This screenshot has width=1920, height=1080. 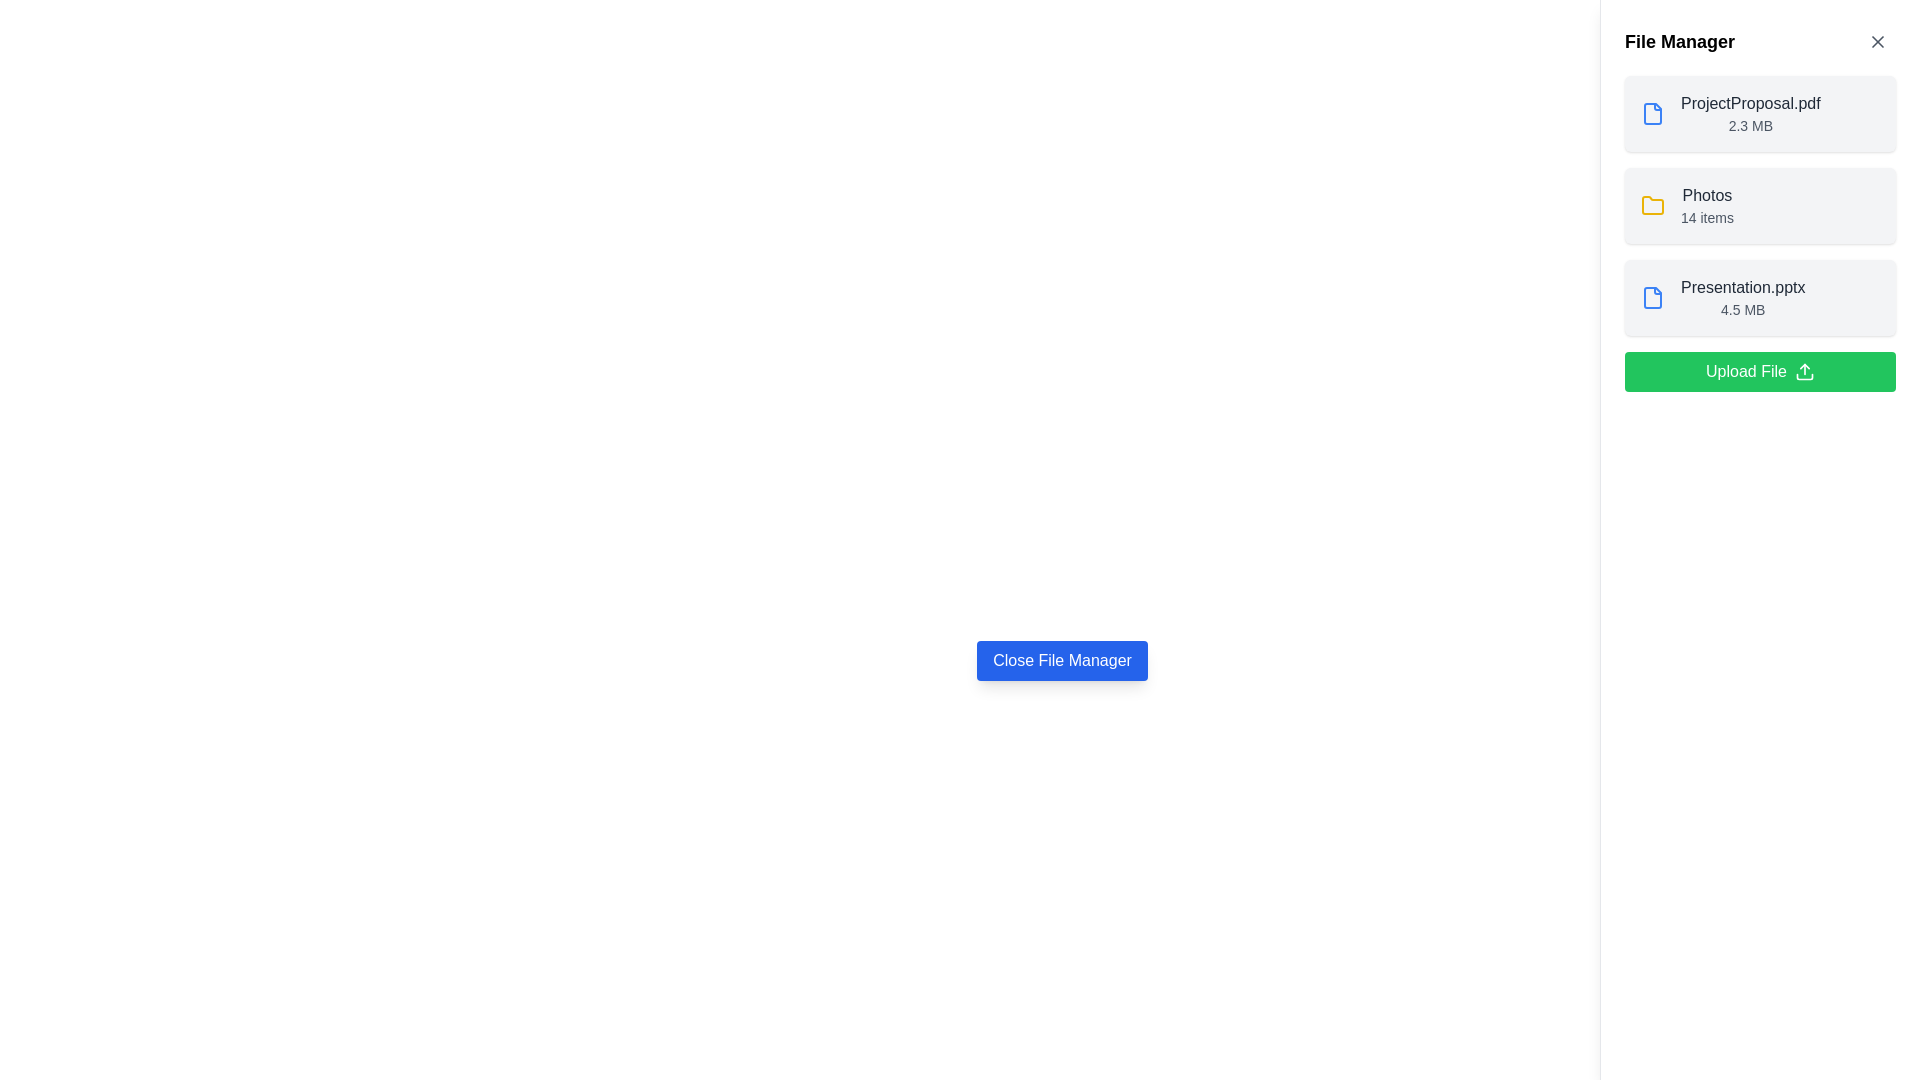 What do you see at coordinates (1686, 205) in the screenshot?
I see `the 'Photos' folder item, which is identified by its yellow folder icon and the text 'Photos' in medium gray, located` at bounding box center [1686, 205].